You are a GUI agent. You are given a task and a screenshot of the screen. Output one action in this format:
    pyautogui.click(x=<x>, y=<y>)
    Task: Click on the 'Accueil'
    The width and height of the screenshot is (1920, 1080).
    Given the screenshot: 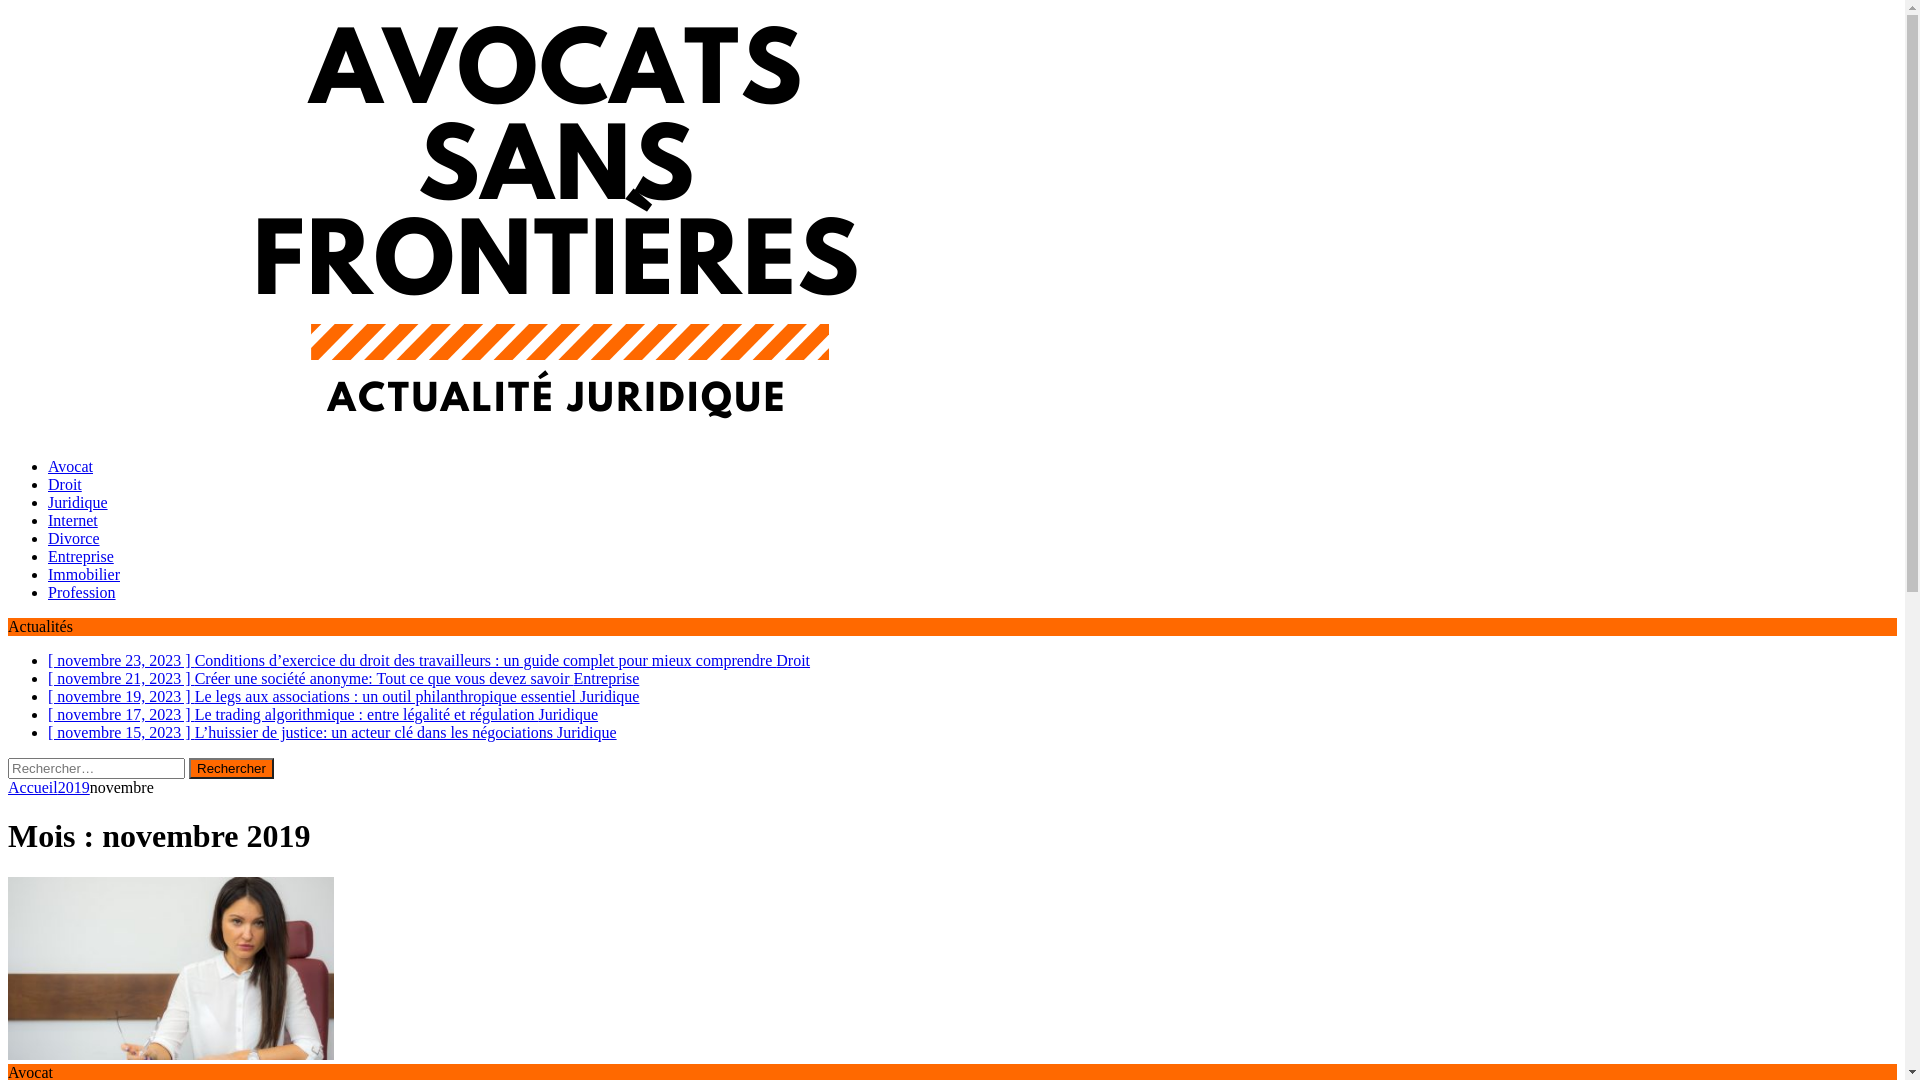 What is the action you would take?
    pyautogui.click(x=33, y=786)
    